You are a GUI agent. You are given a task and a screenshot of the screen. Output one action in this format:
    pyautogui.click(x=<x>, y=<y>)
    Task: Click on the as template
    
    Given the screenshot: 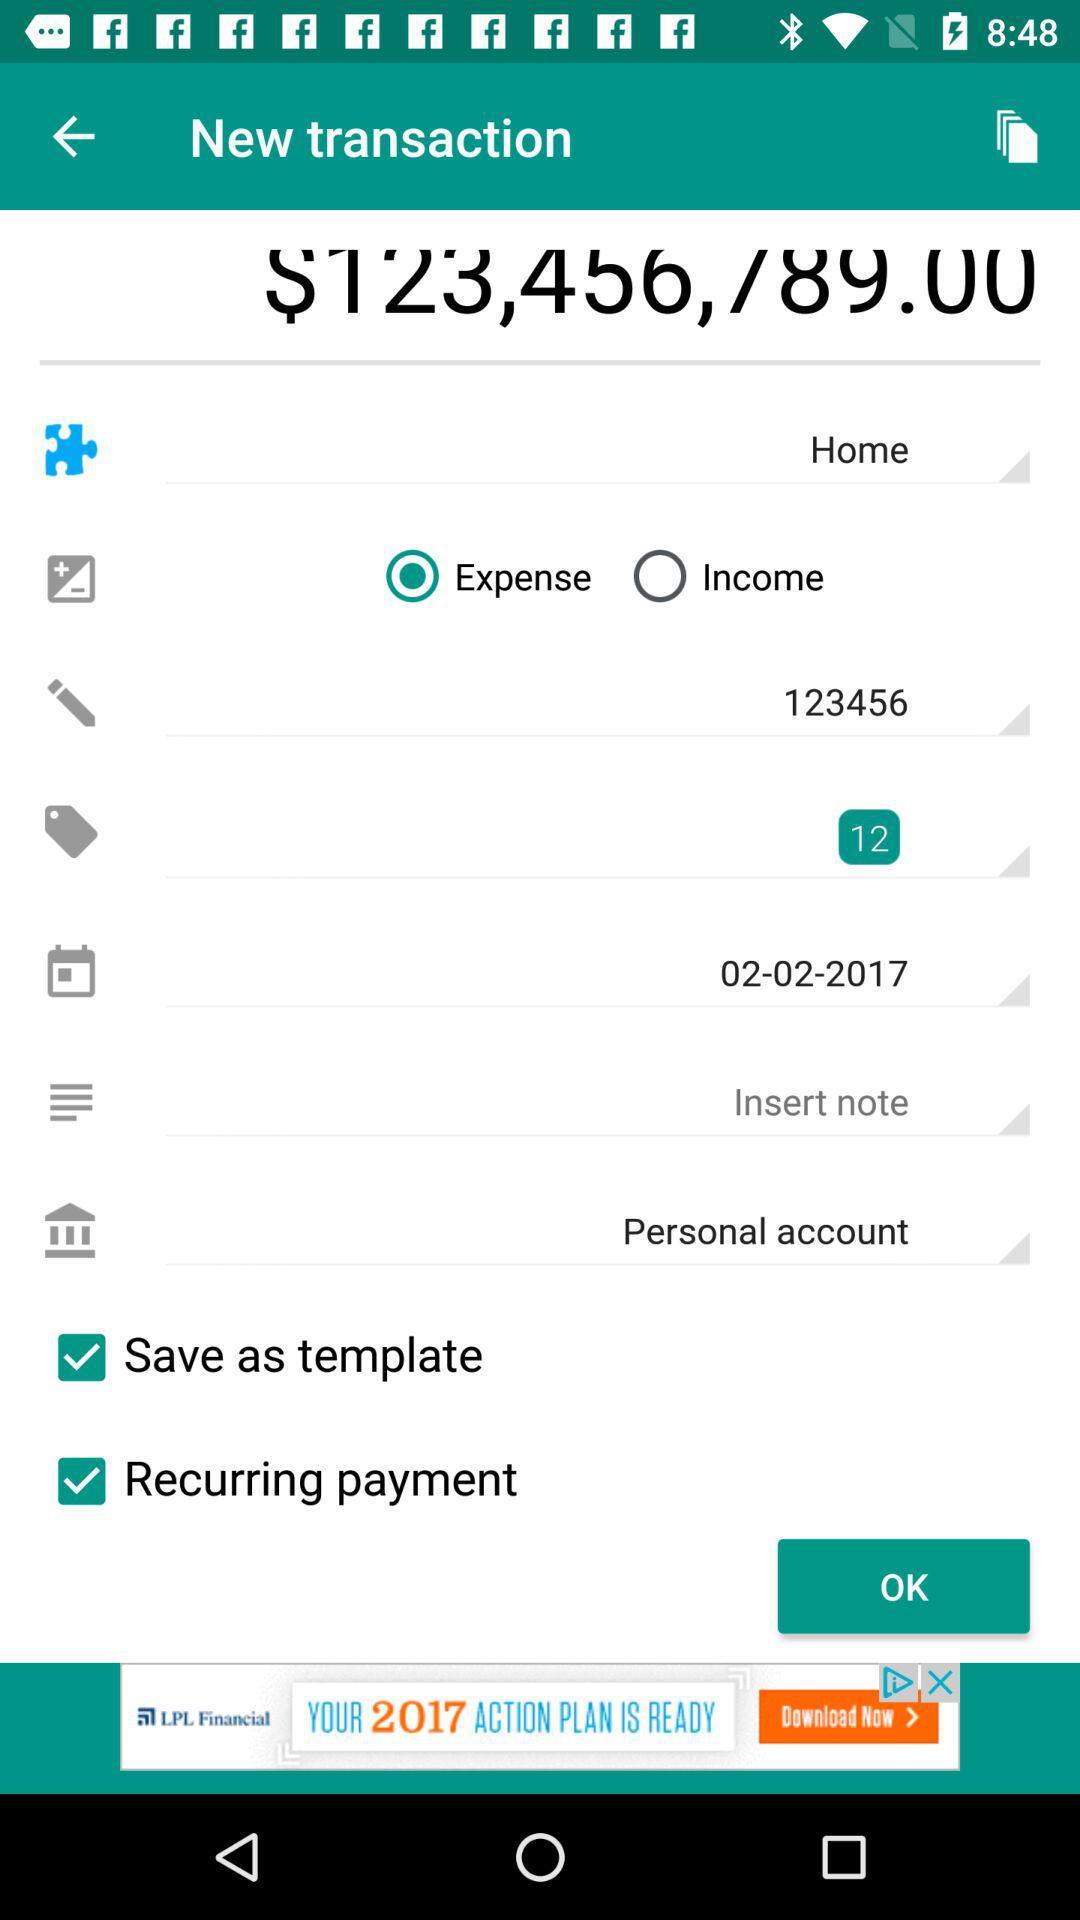 What is the action you would take?
    pyautogui.click(x=80, y=1357)
    